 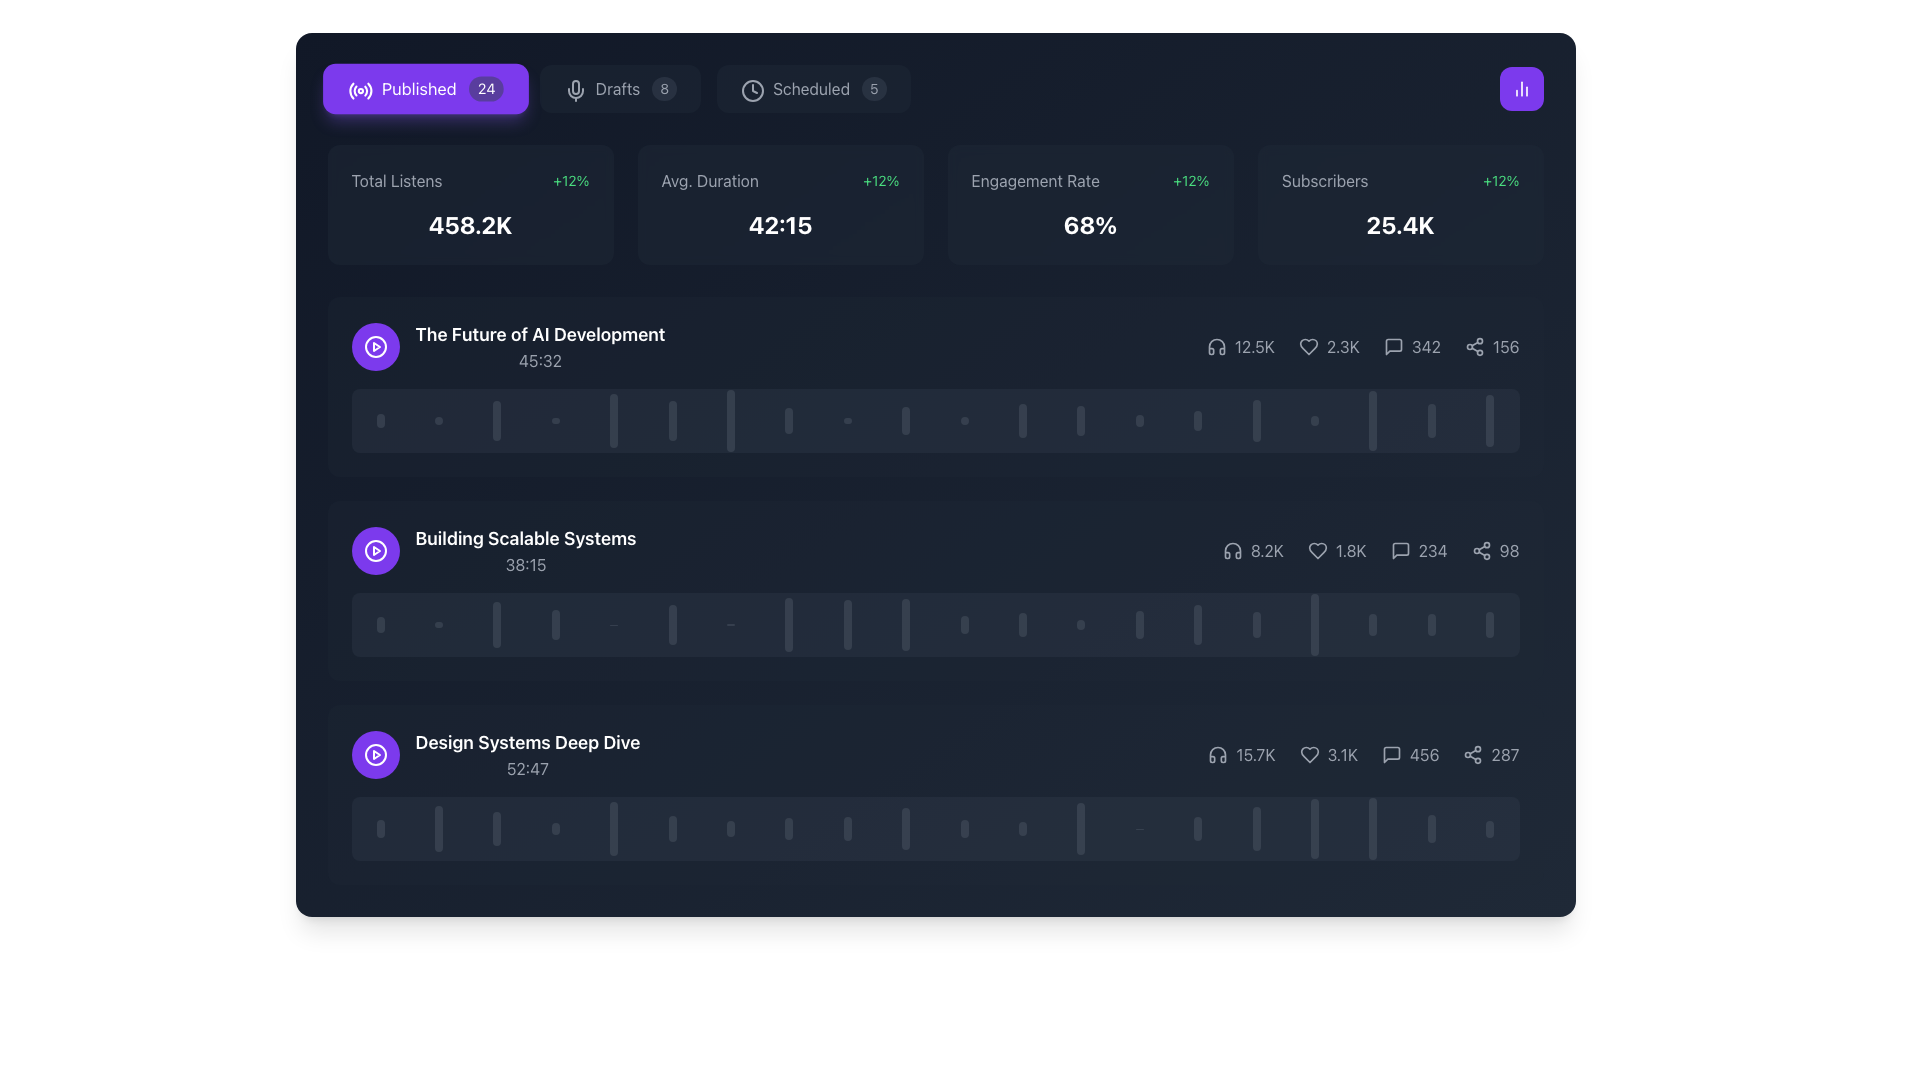 I want to click on the Progress Indicator Bar, which is part of a series of vertically aligned bars, positioned centrally among its siblings, so click(x=729, y=419).